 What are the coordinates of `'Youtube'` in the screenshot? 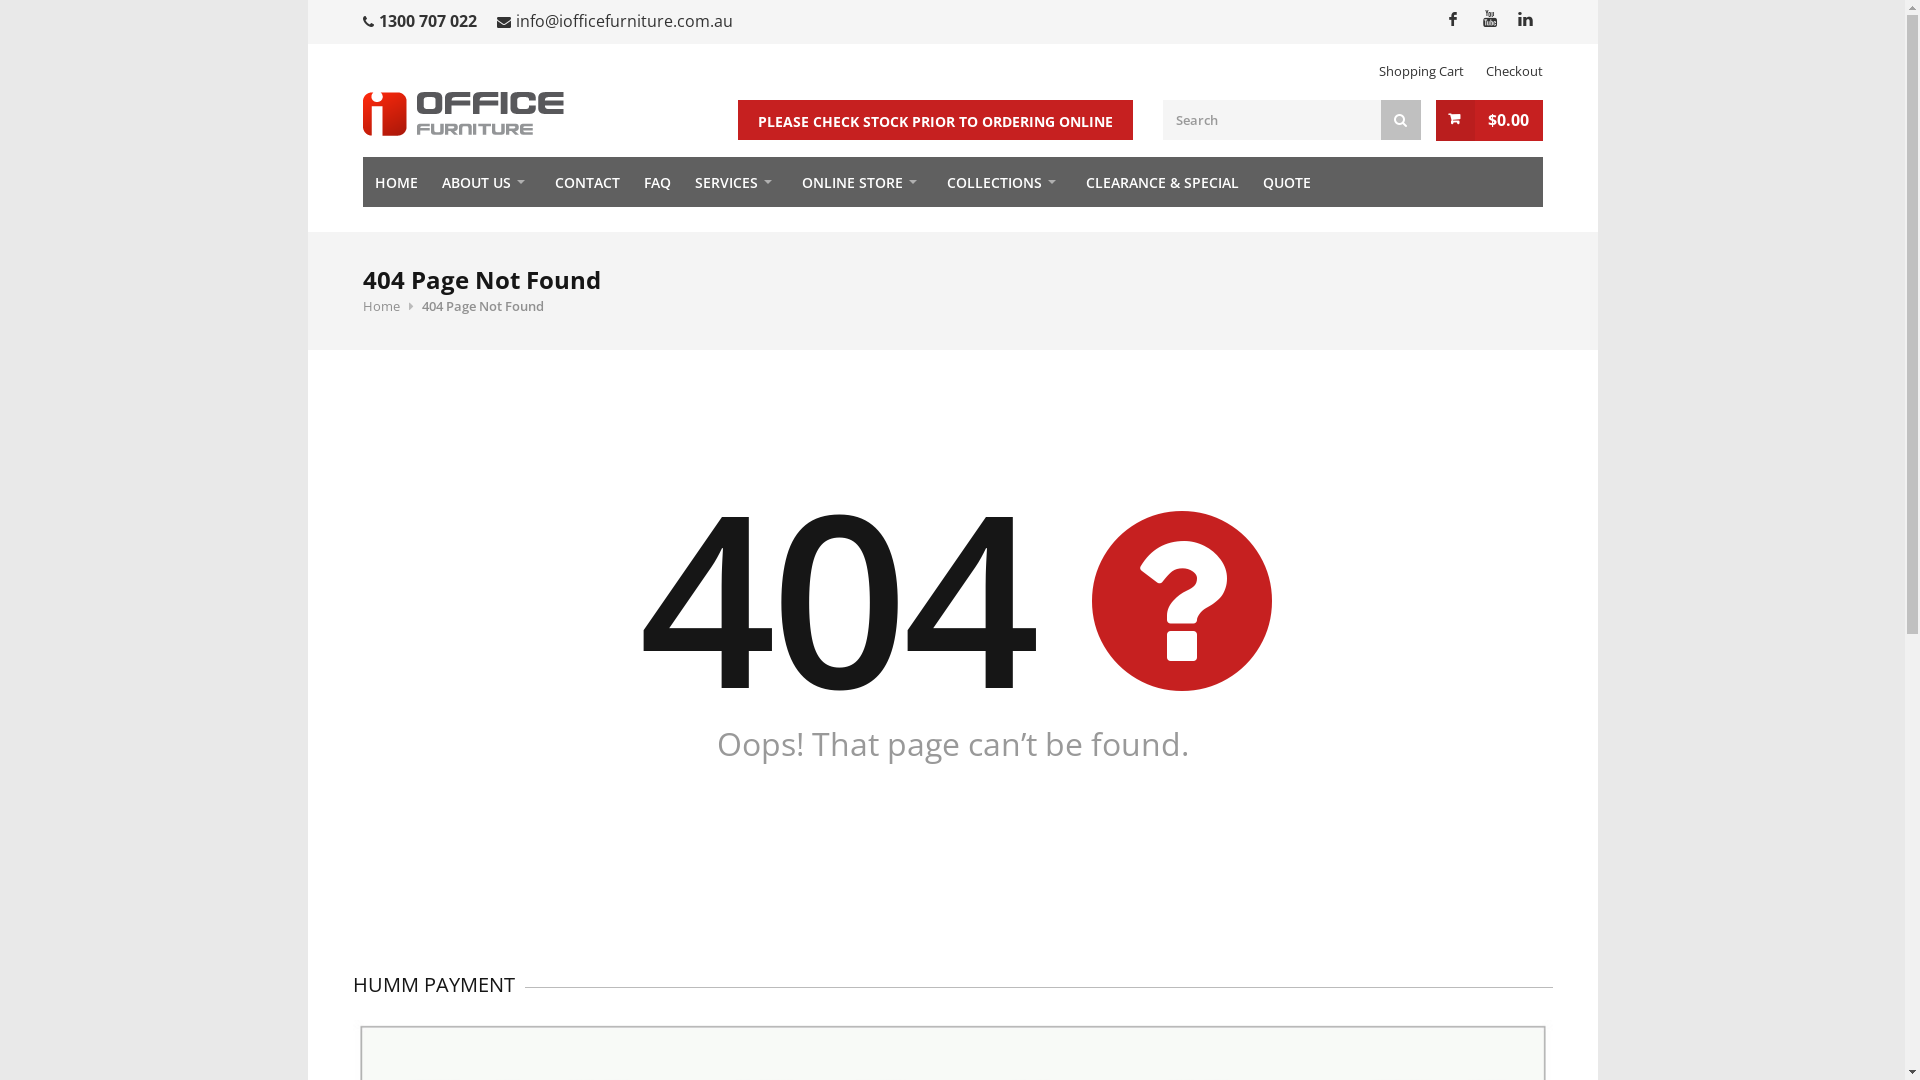 It's located at (1469, 18).